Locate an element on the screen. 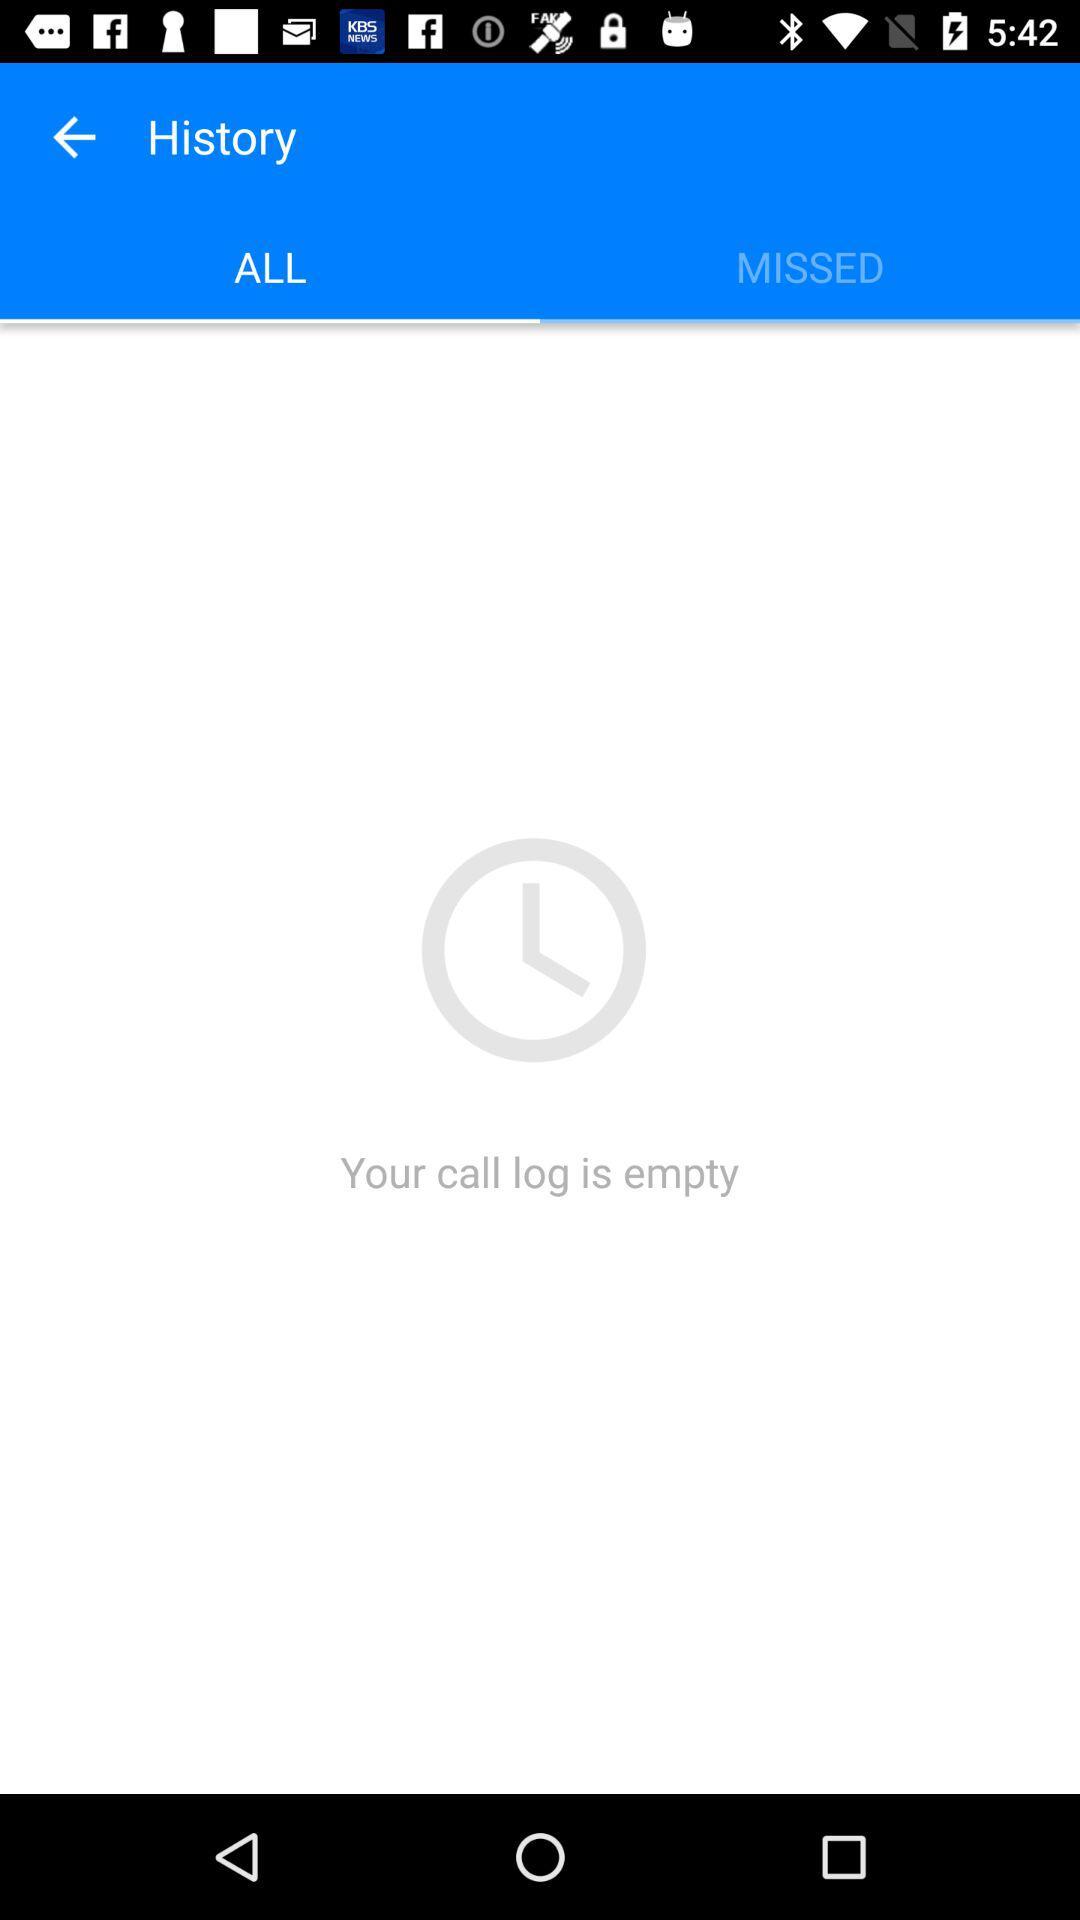 The width and height of the screenshot is (1080, 1920). item next to missed is located at coordinates (270, 265).